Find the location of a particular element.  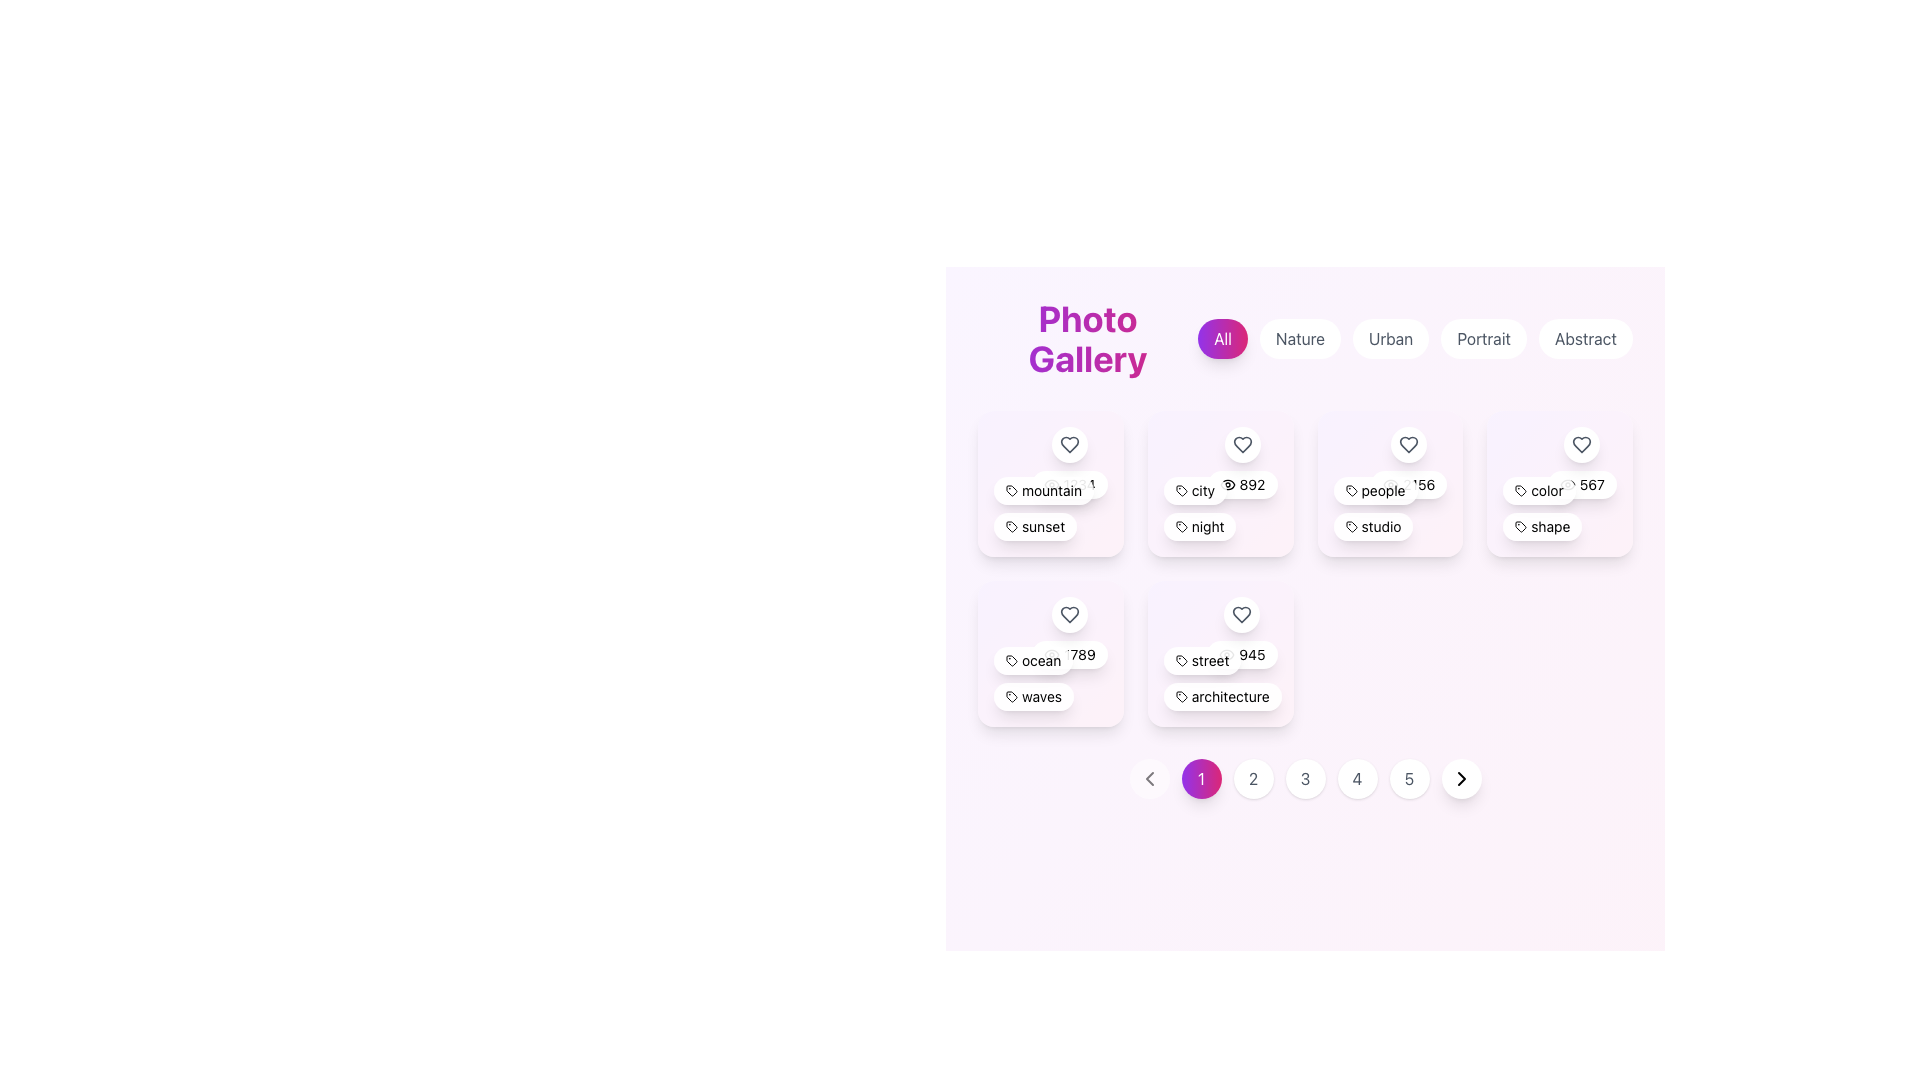

the eye-shaped icon located to the left of the numerical label '1234' on the card in the grid layout is located at coordinates (1050, 485).